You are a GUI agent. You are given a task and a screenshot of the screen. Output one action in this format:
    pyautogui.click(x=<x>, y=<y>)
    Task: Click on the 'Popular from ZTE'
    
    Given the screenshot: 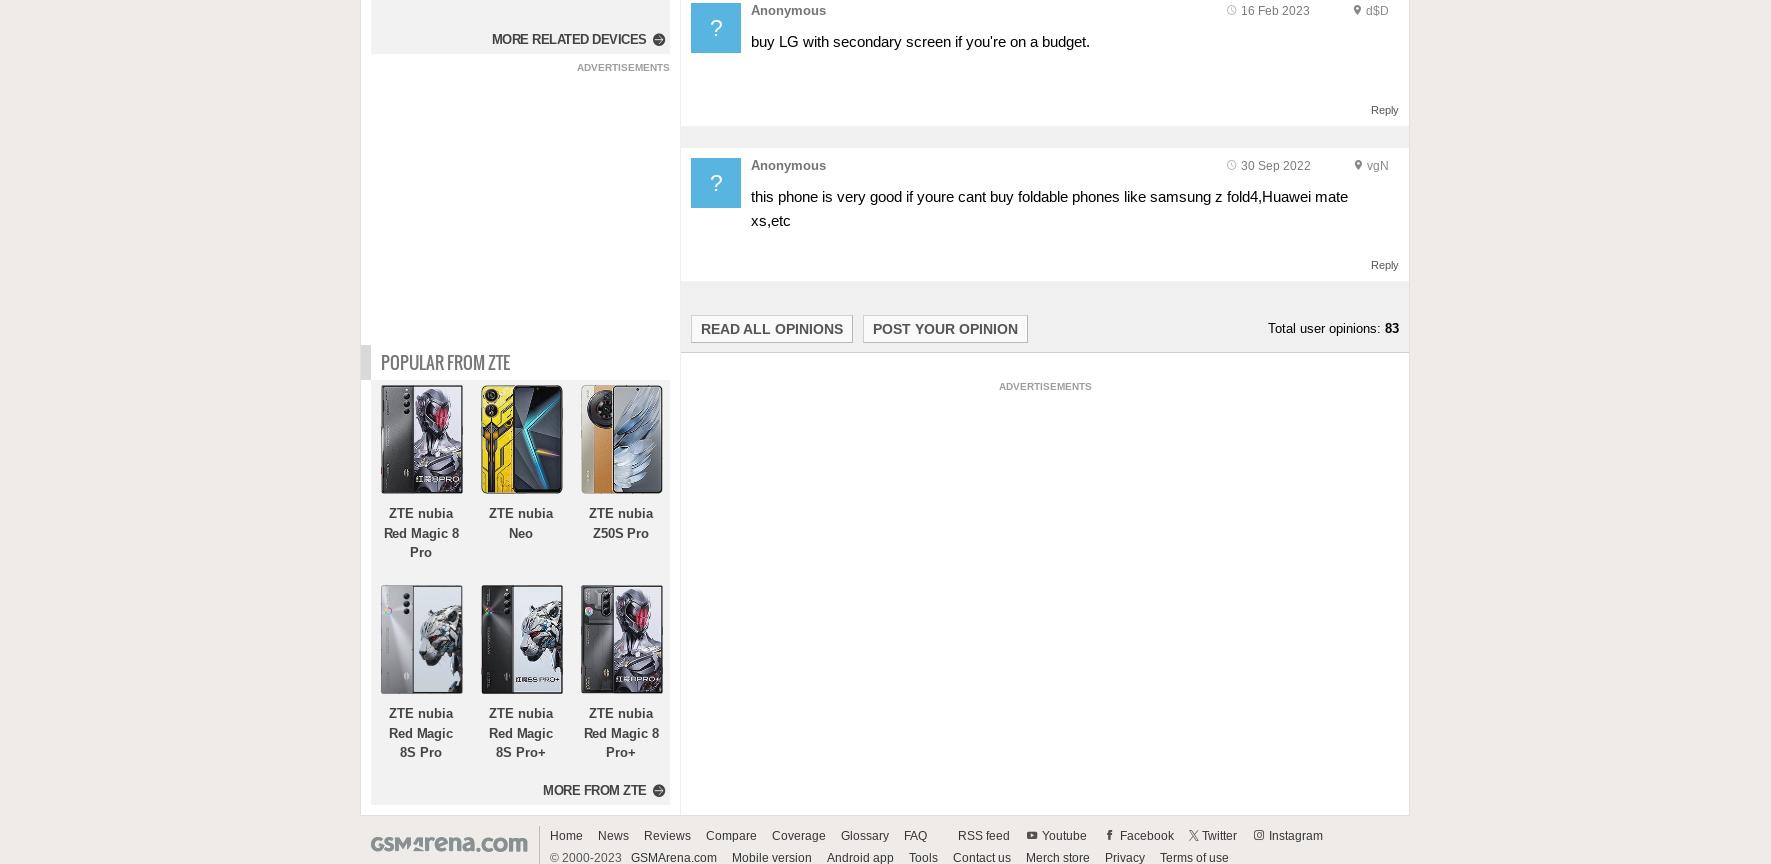 What is the action you would take?
    pyautogui.click(x=445, y=360)
    